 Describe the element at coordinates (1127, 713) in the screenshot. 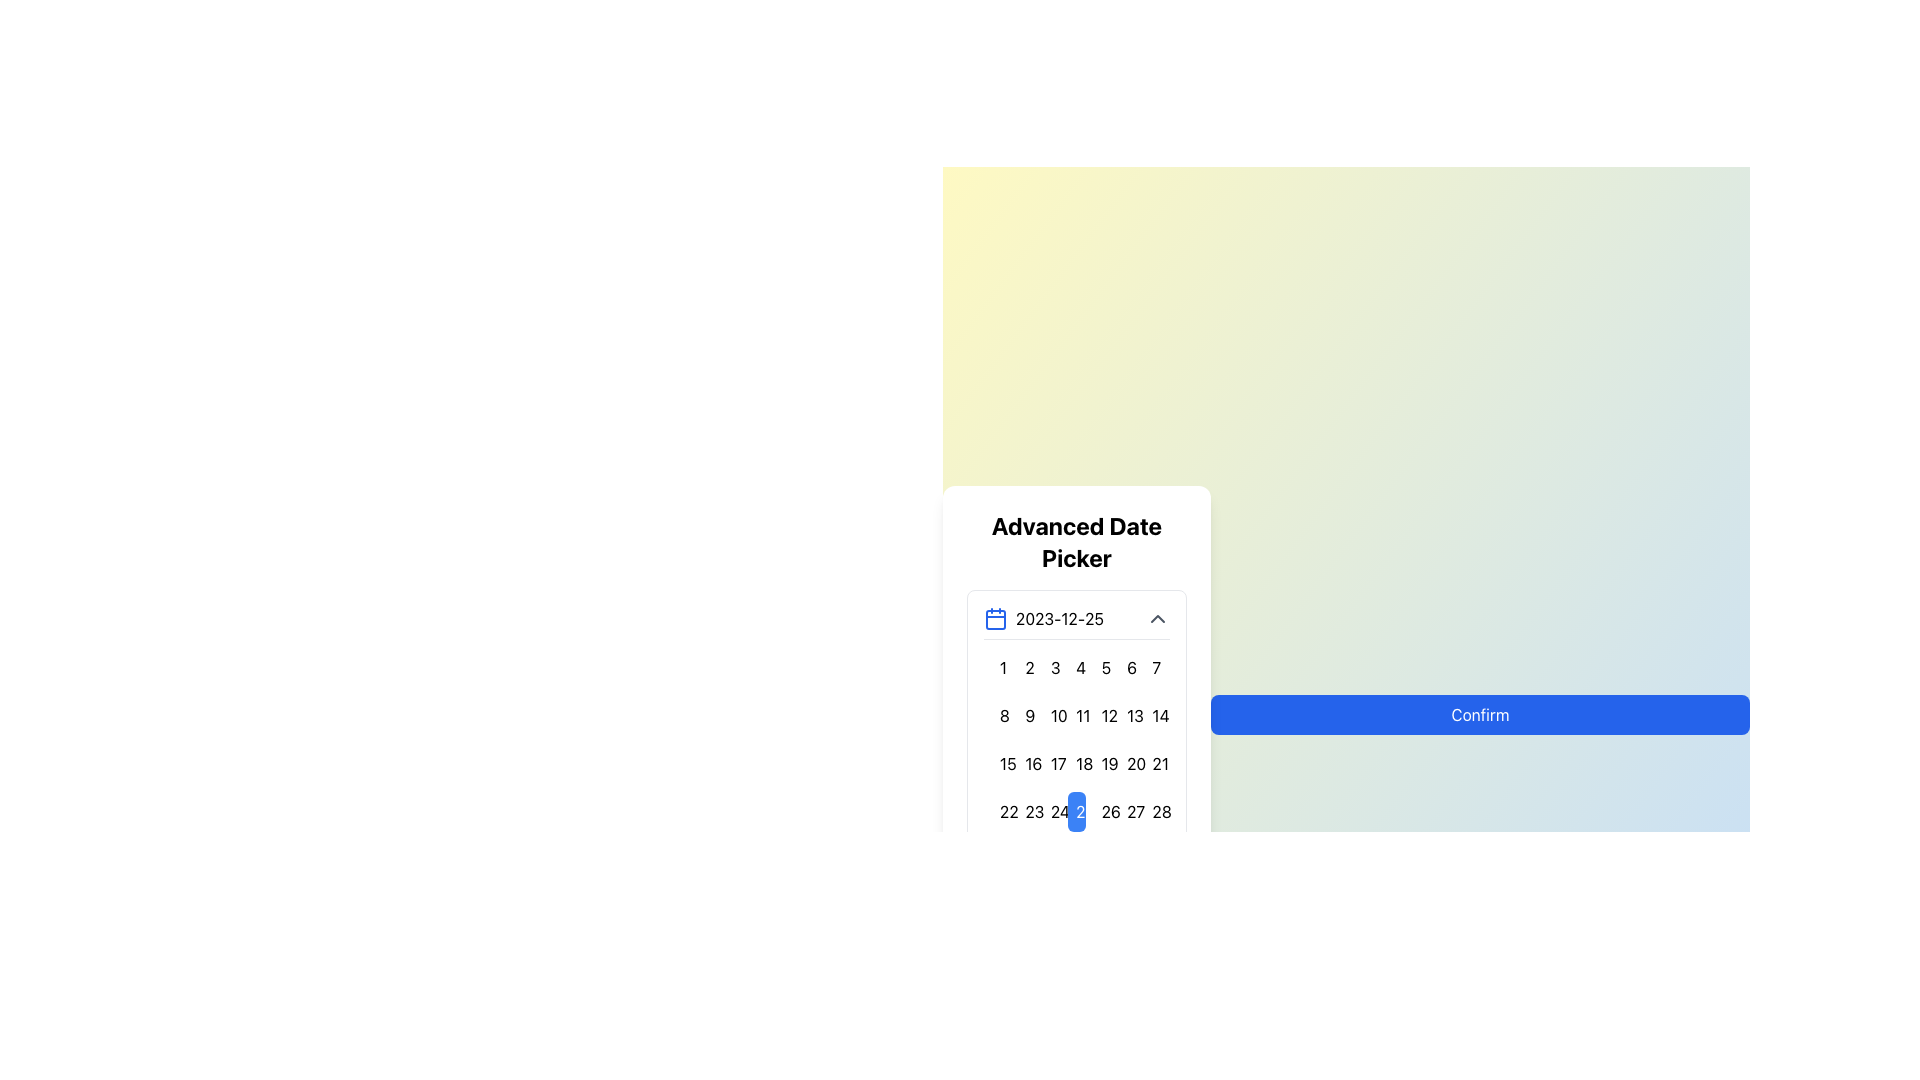

I see `the button labeled '13' in the date picker interface` at that location.